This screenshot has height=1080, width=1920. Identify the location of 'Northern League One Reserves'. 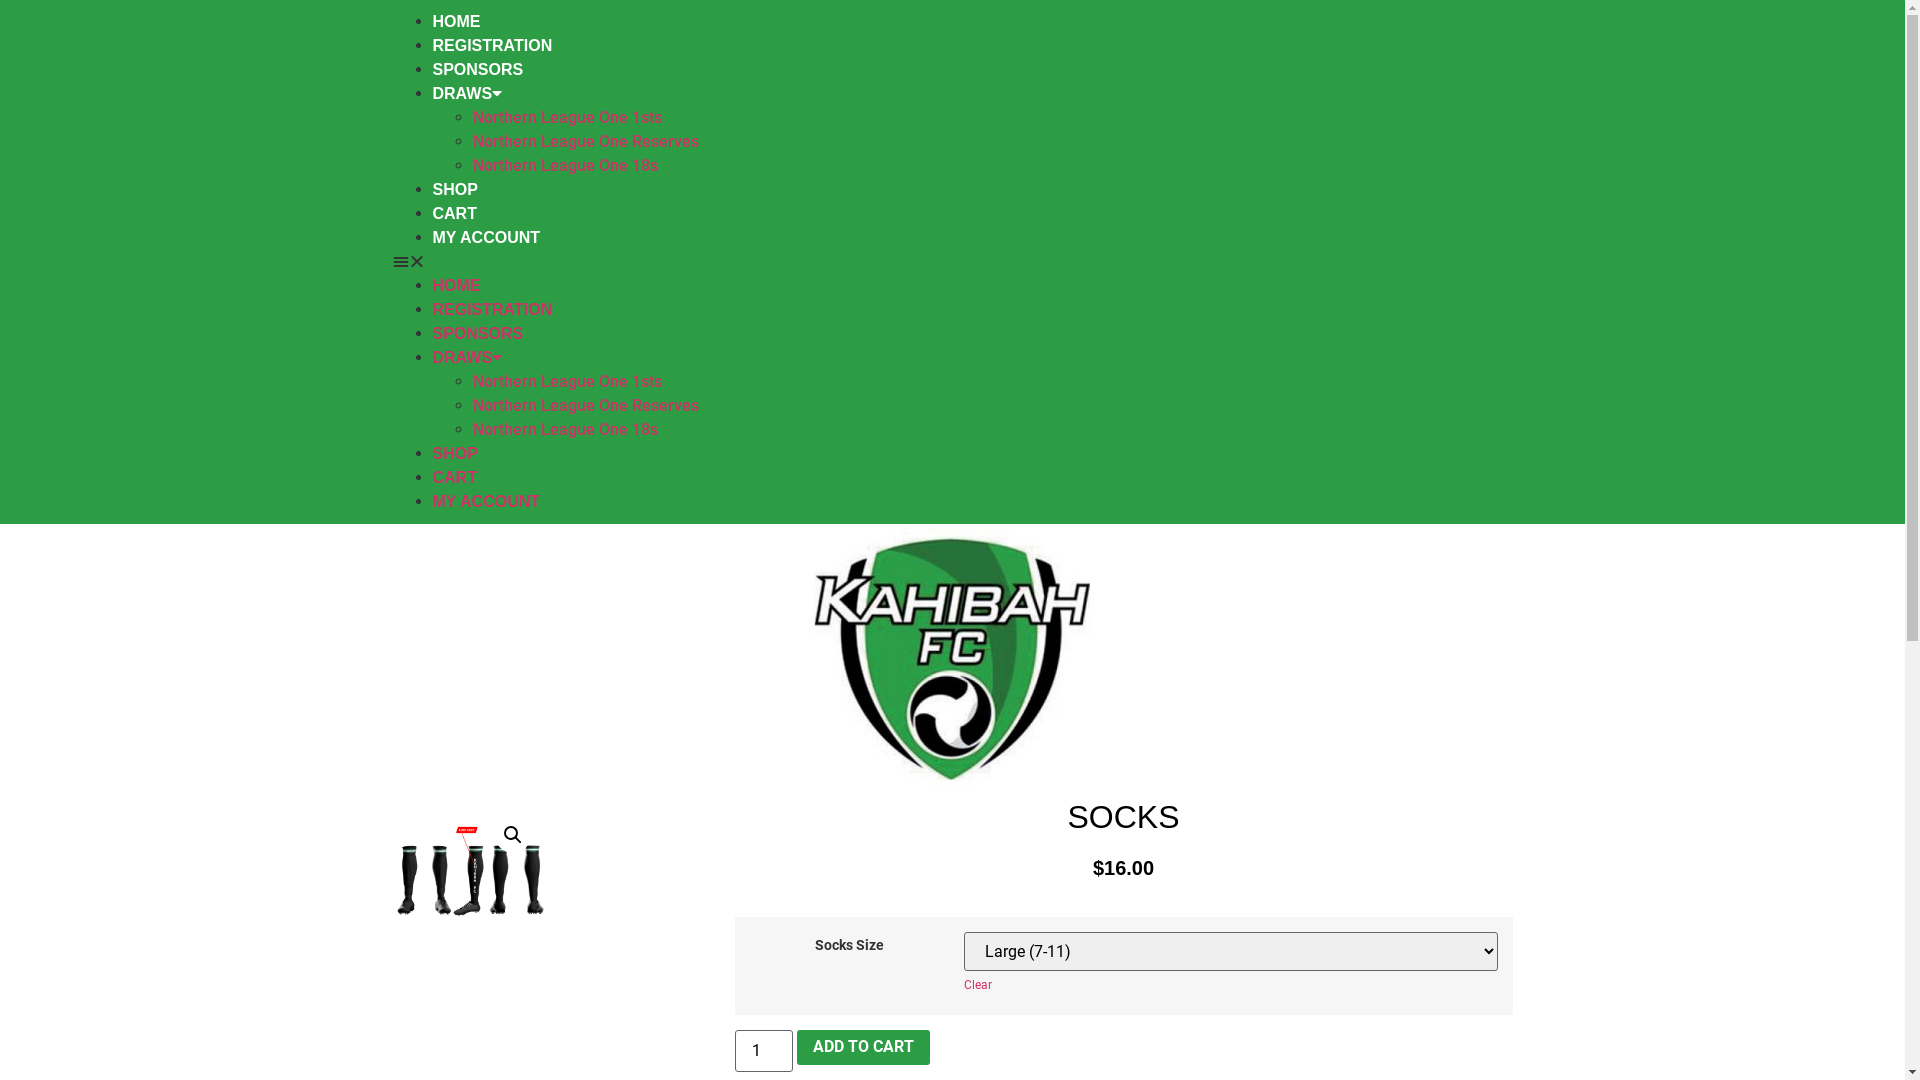
(584, 140).